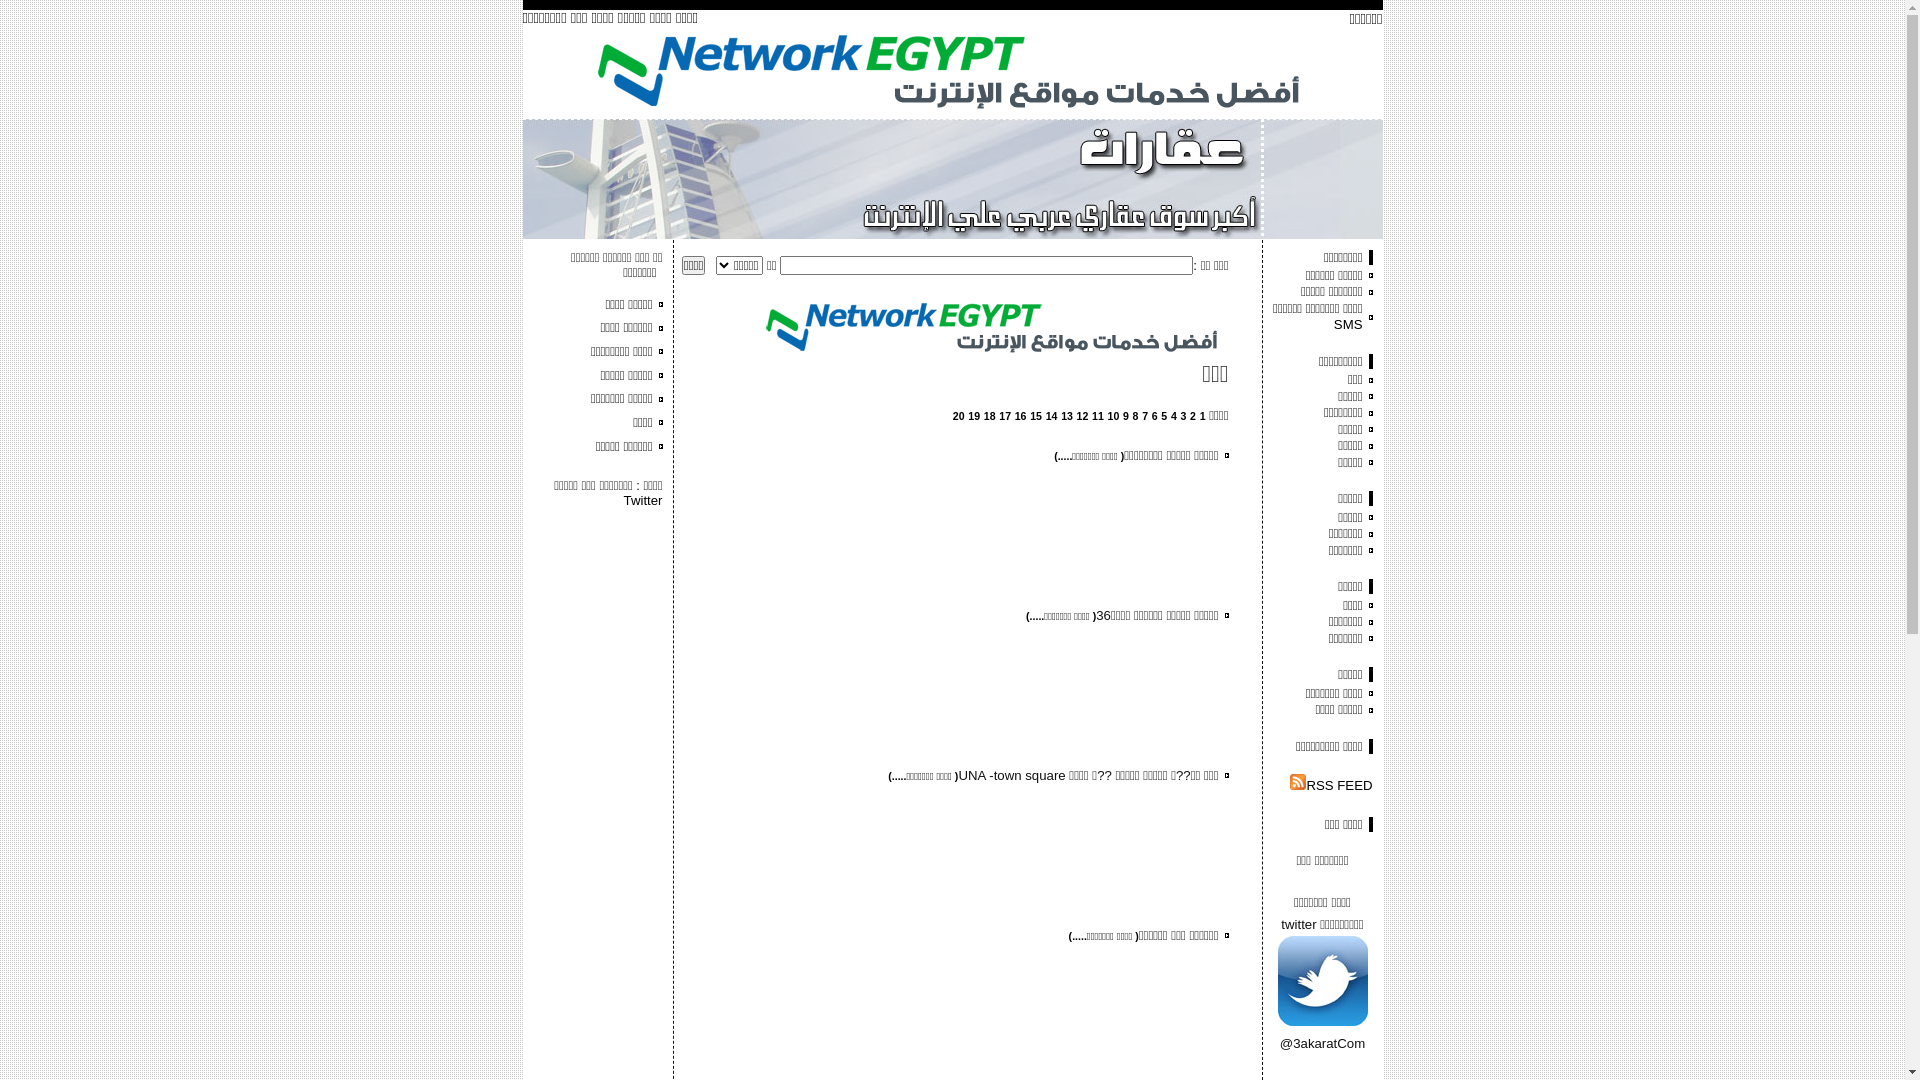 The image size is (1920, 1080). What do you see at coordinates (1097, 415) in the screenshot?
I see `'11'` at bounding box center [1097, 415].